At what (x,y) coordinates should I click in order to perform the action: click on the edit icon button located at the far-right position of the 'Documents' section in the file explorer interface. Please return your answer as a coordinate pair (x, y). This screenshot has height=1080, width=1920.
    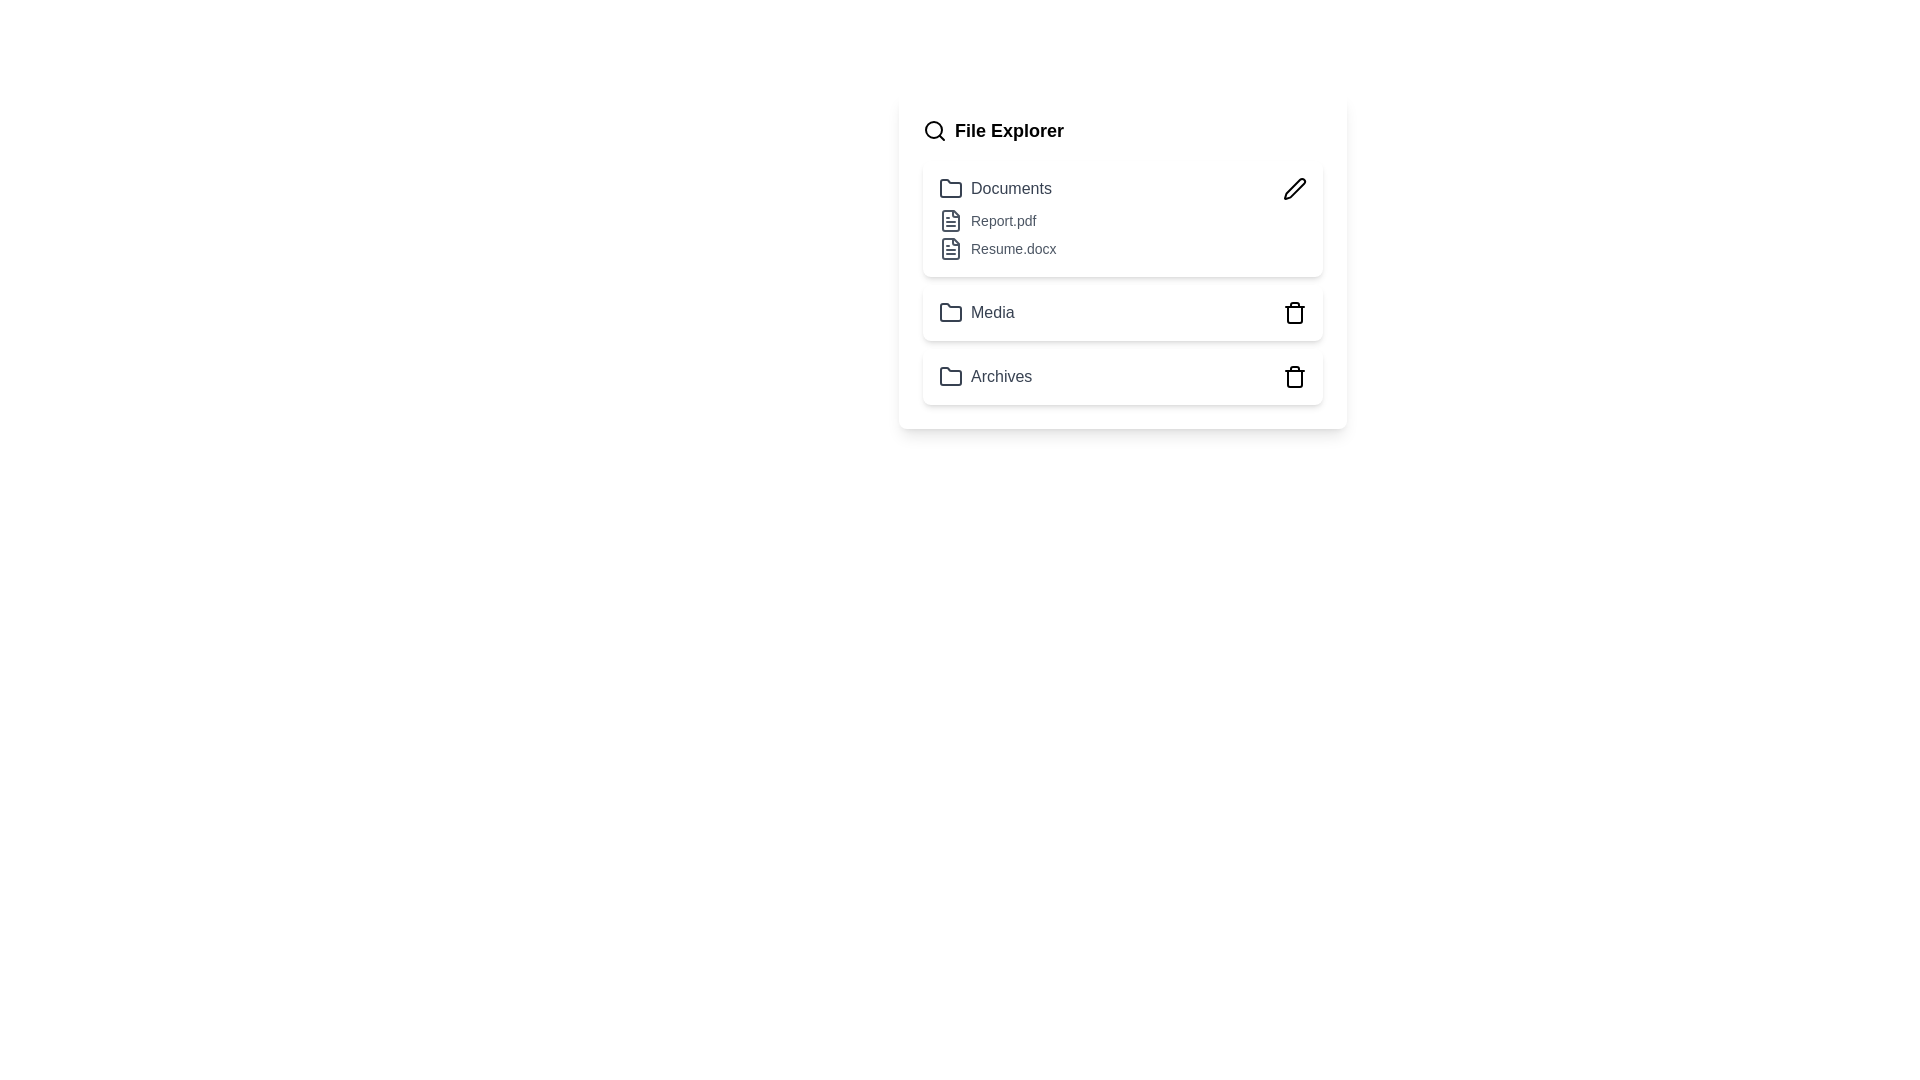
    Looking at the image, I should click on (1295, 189).